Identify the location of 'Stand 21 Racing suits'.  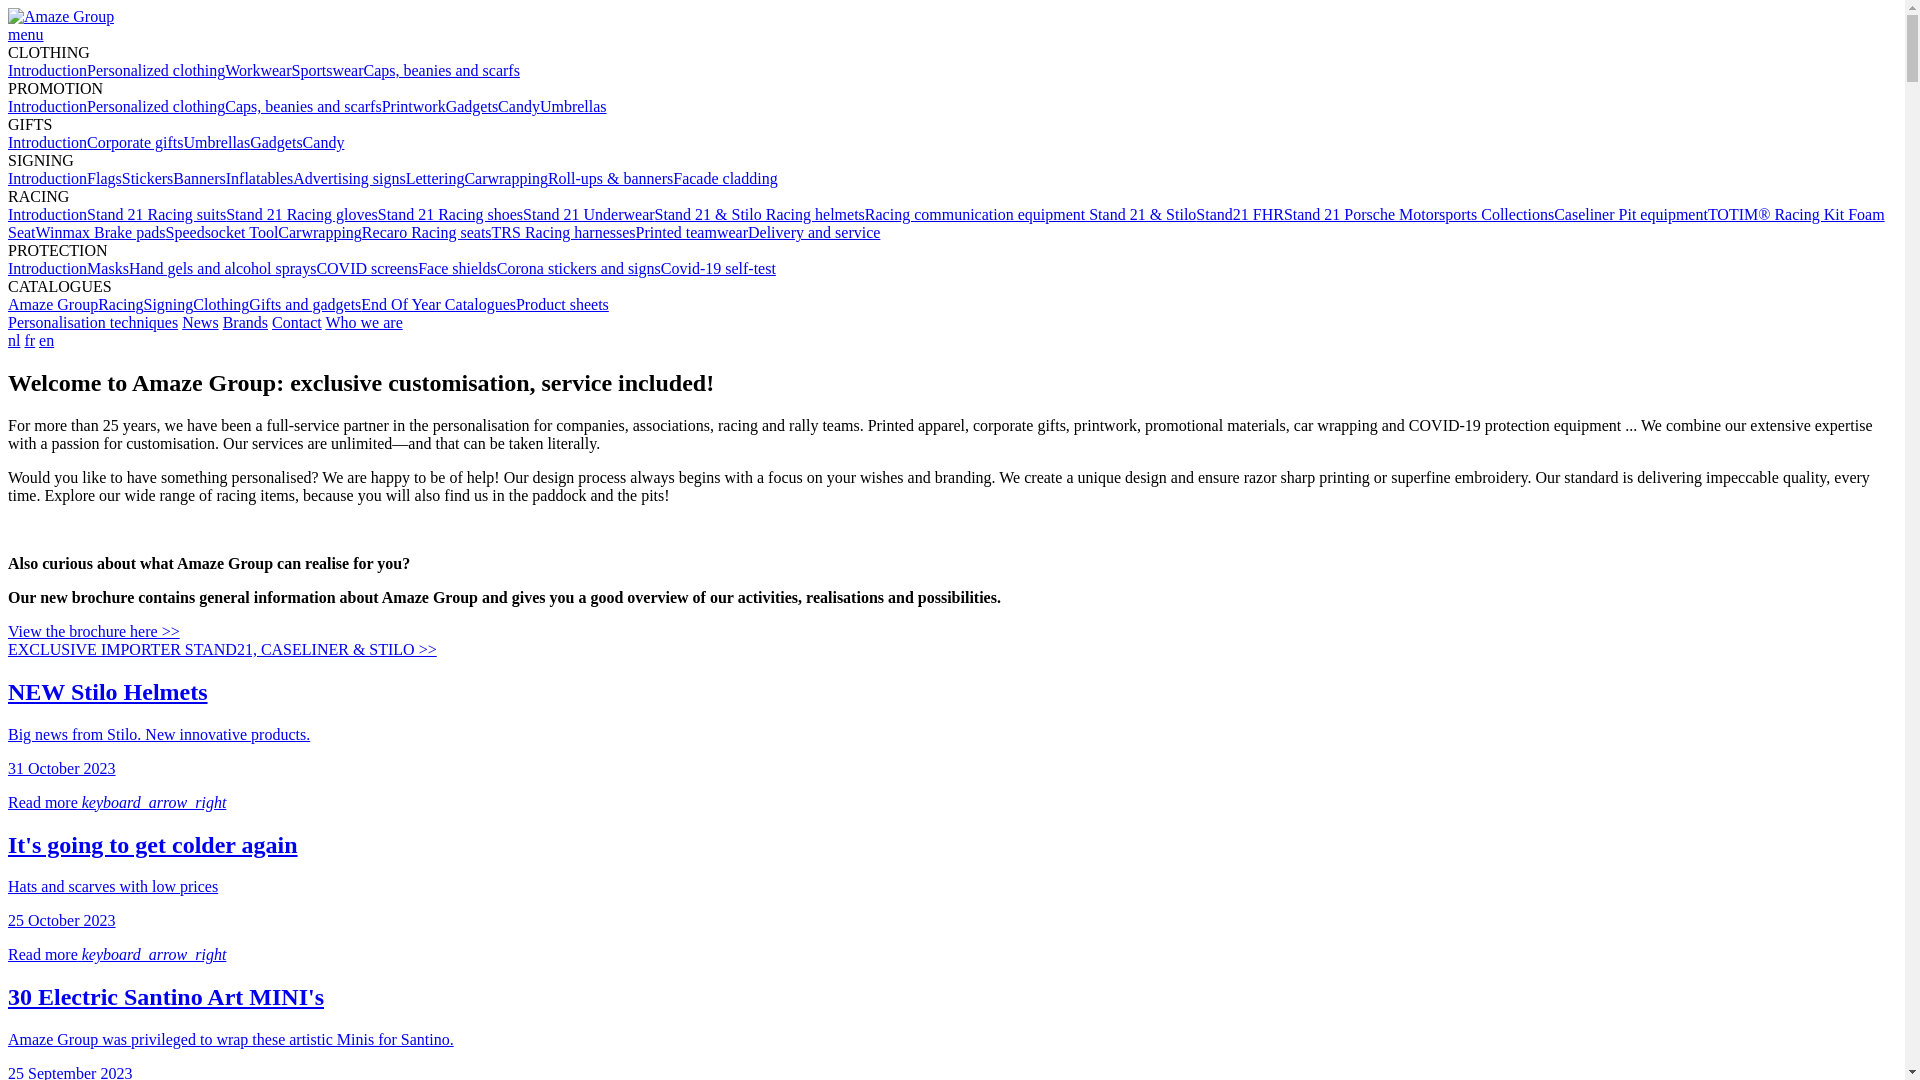
(155, 214).